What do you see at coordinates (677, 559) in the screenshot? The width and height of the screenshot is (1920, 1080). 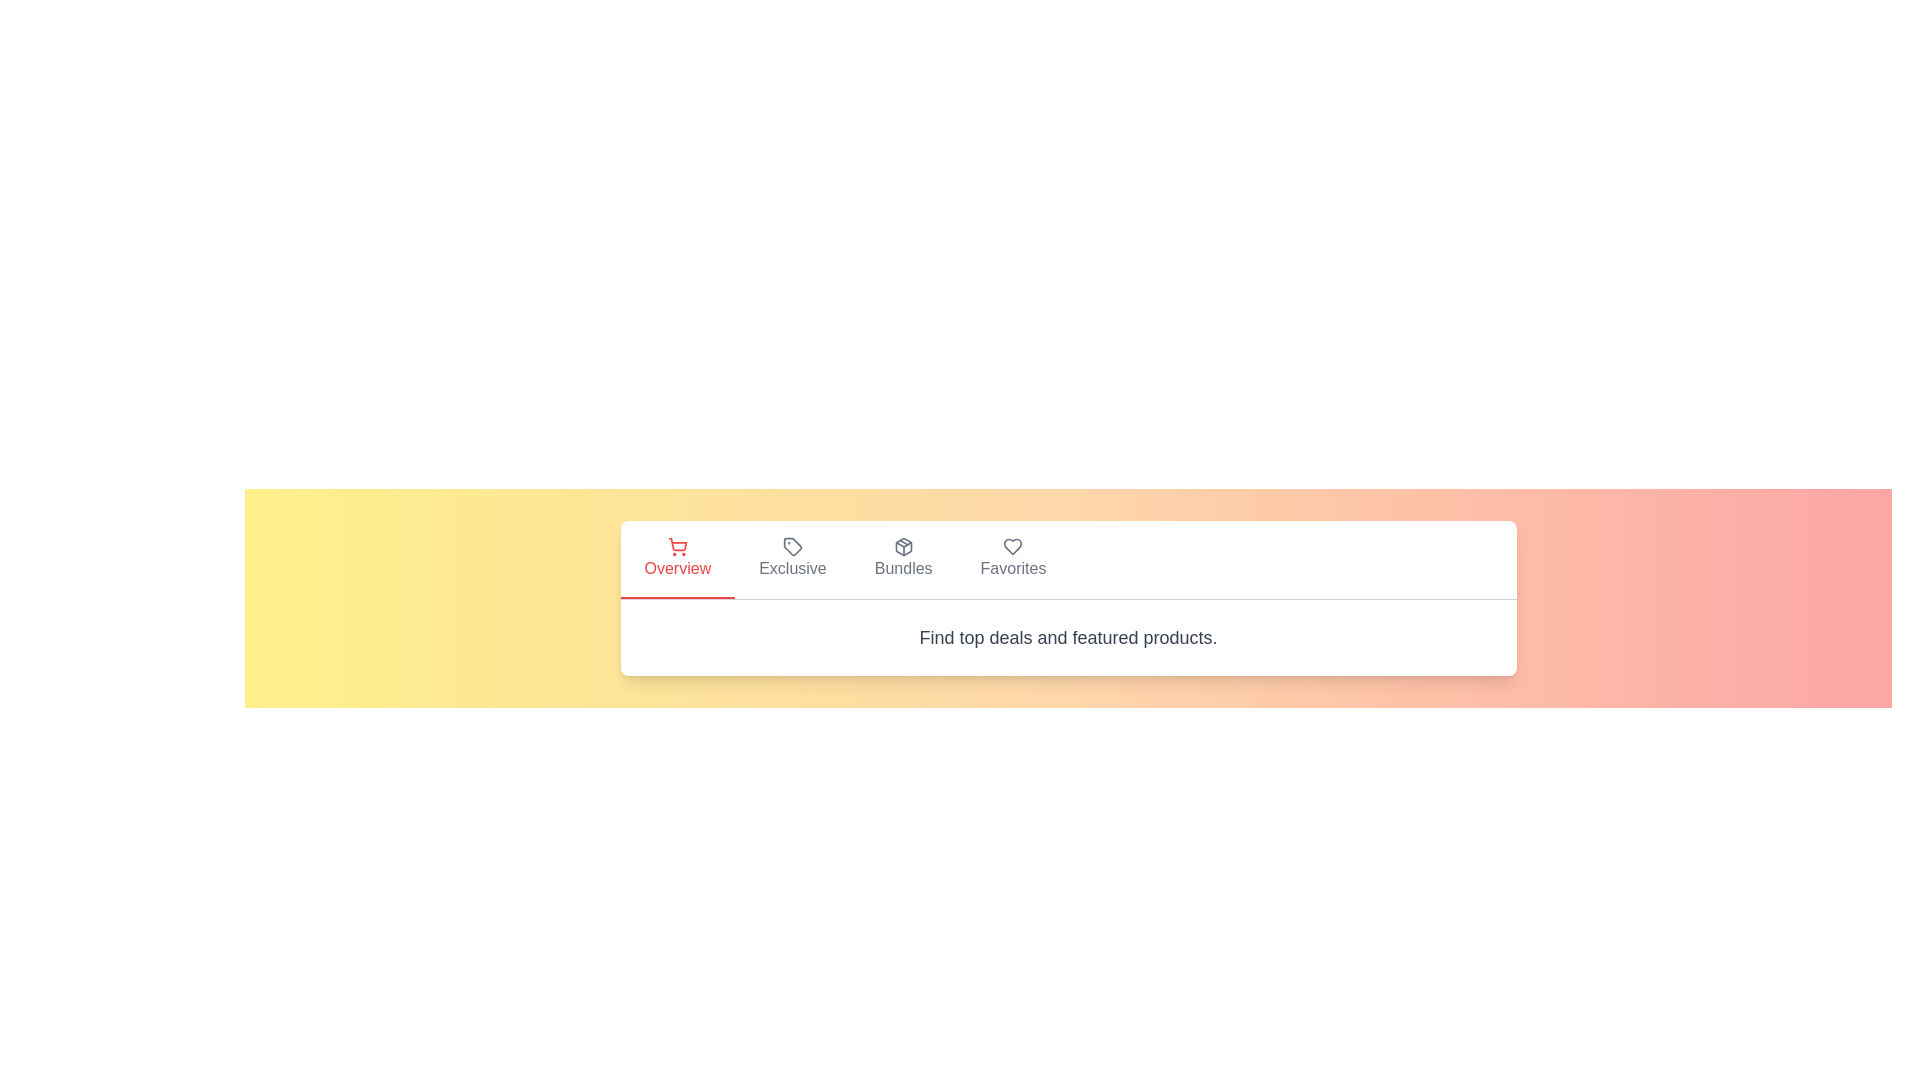 I see `the tab labeled Overview to switch to that view` at bounding box center [677, 559].